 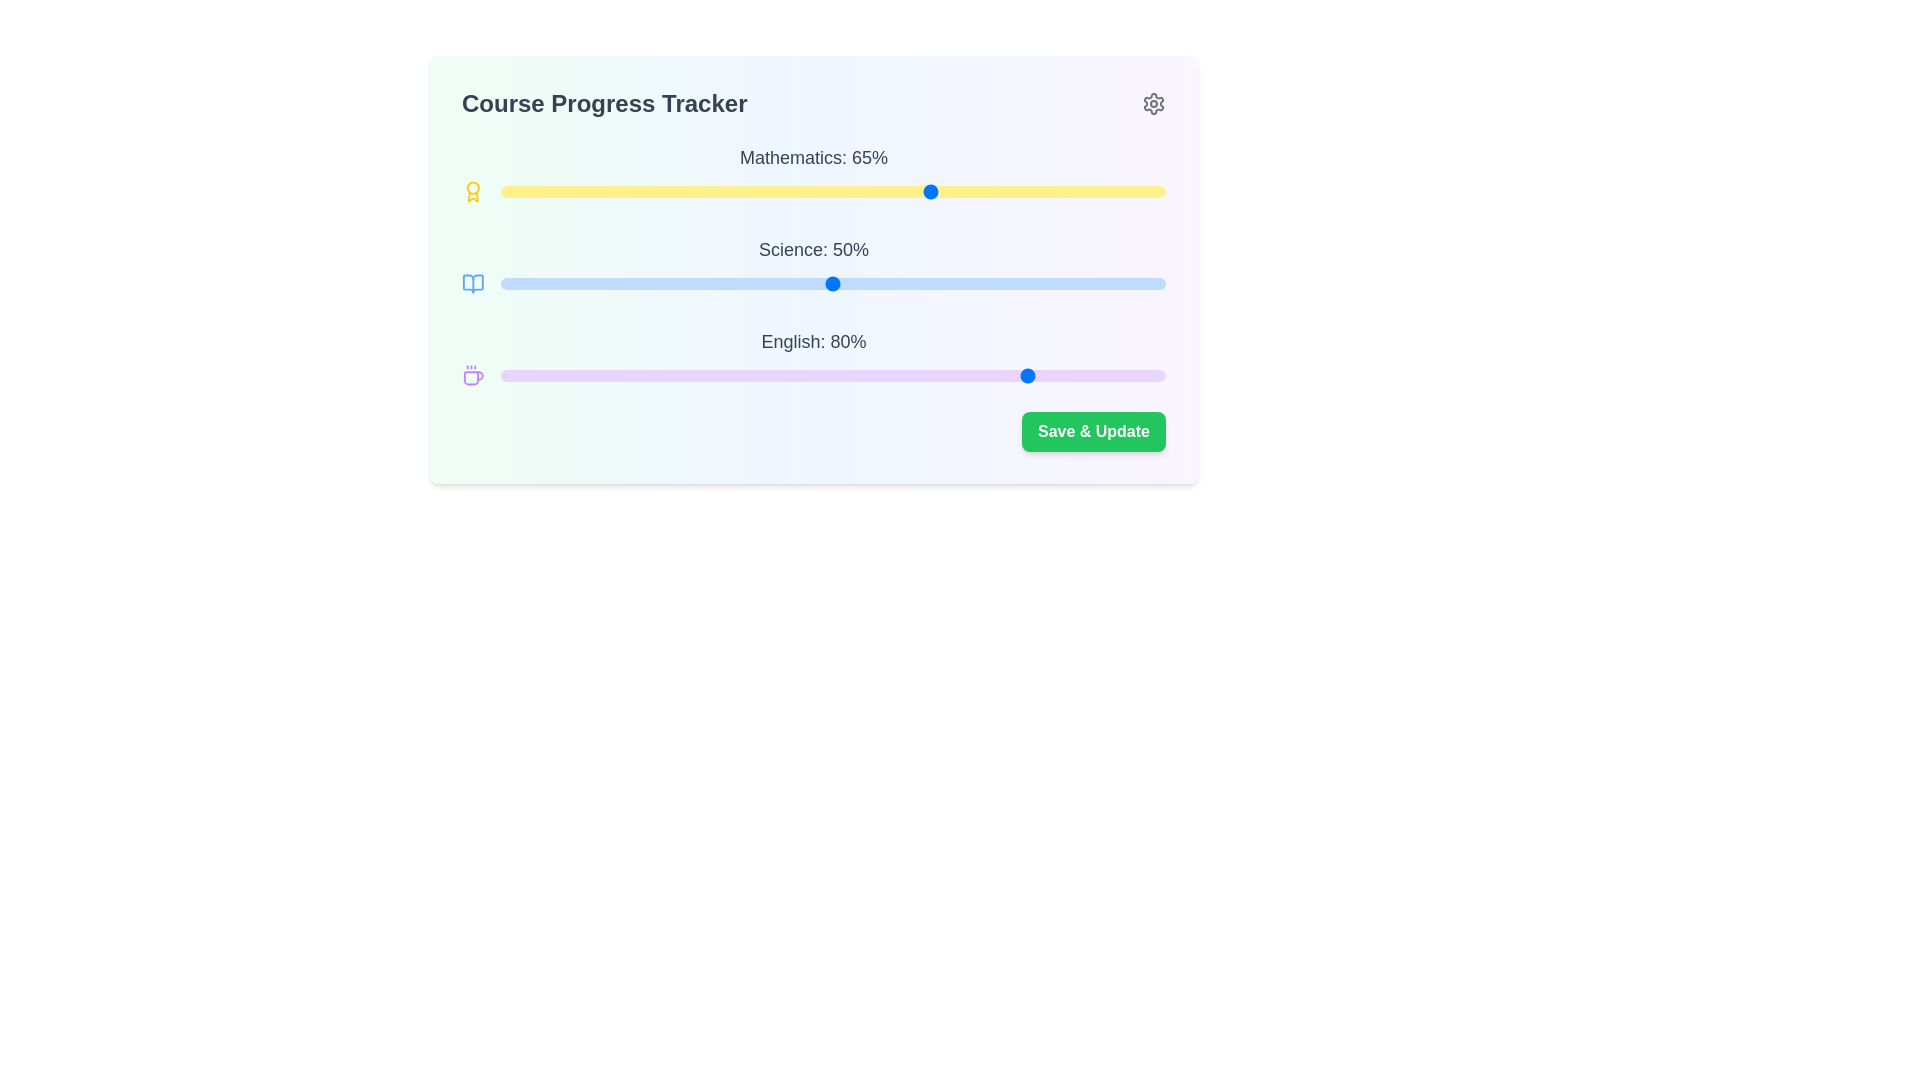 What do you see at coordinates (912, 375) in the screenshot?
I see `the English progress` at bounding box center [912, 375].